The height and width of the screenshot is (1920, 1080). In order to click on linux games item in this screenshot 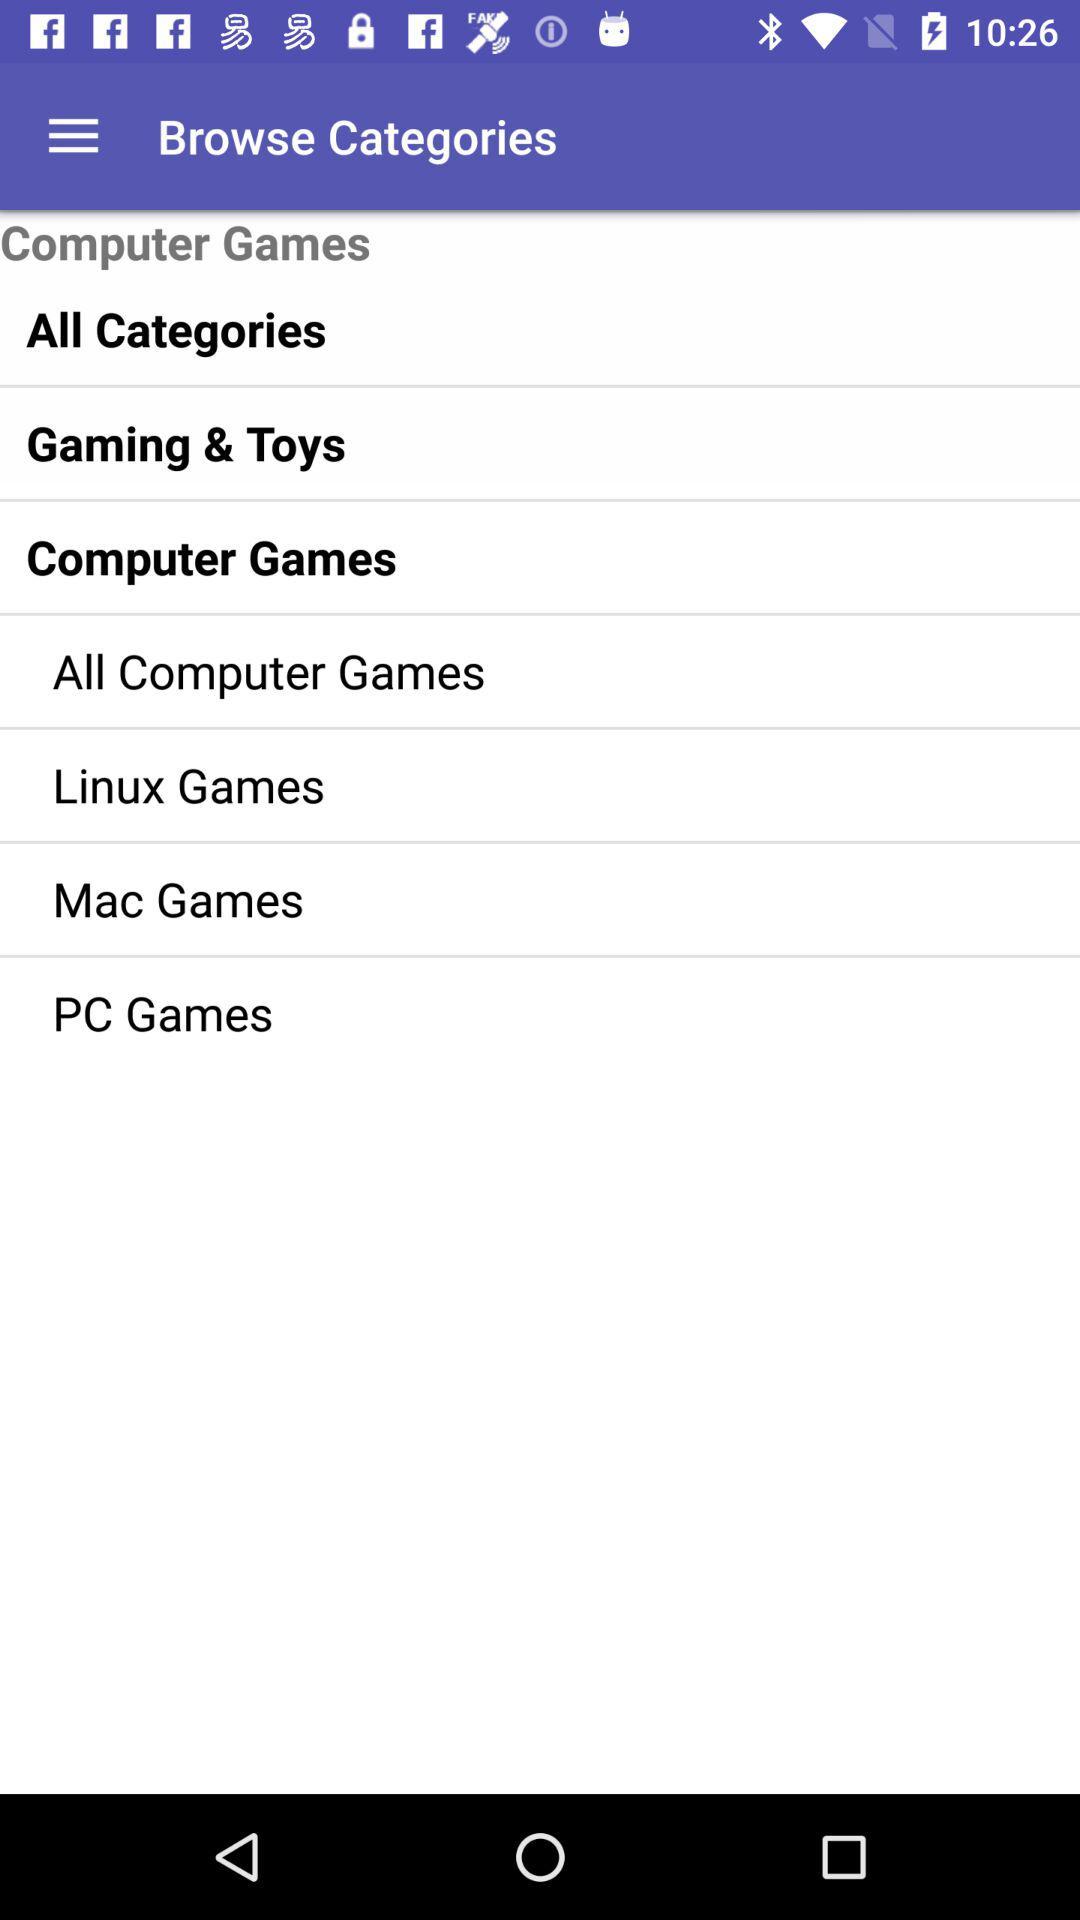, I will do `click(510, 783)`.